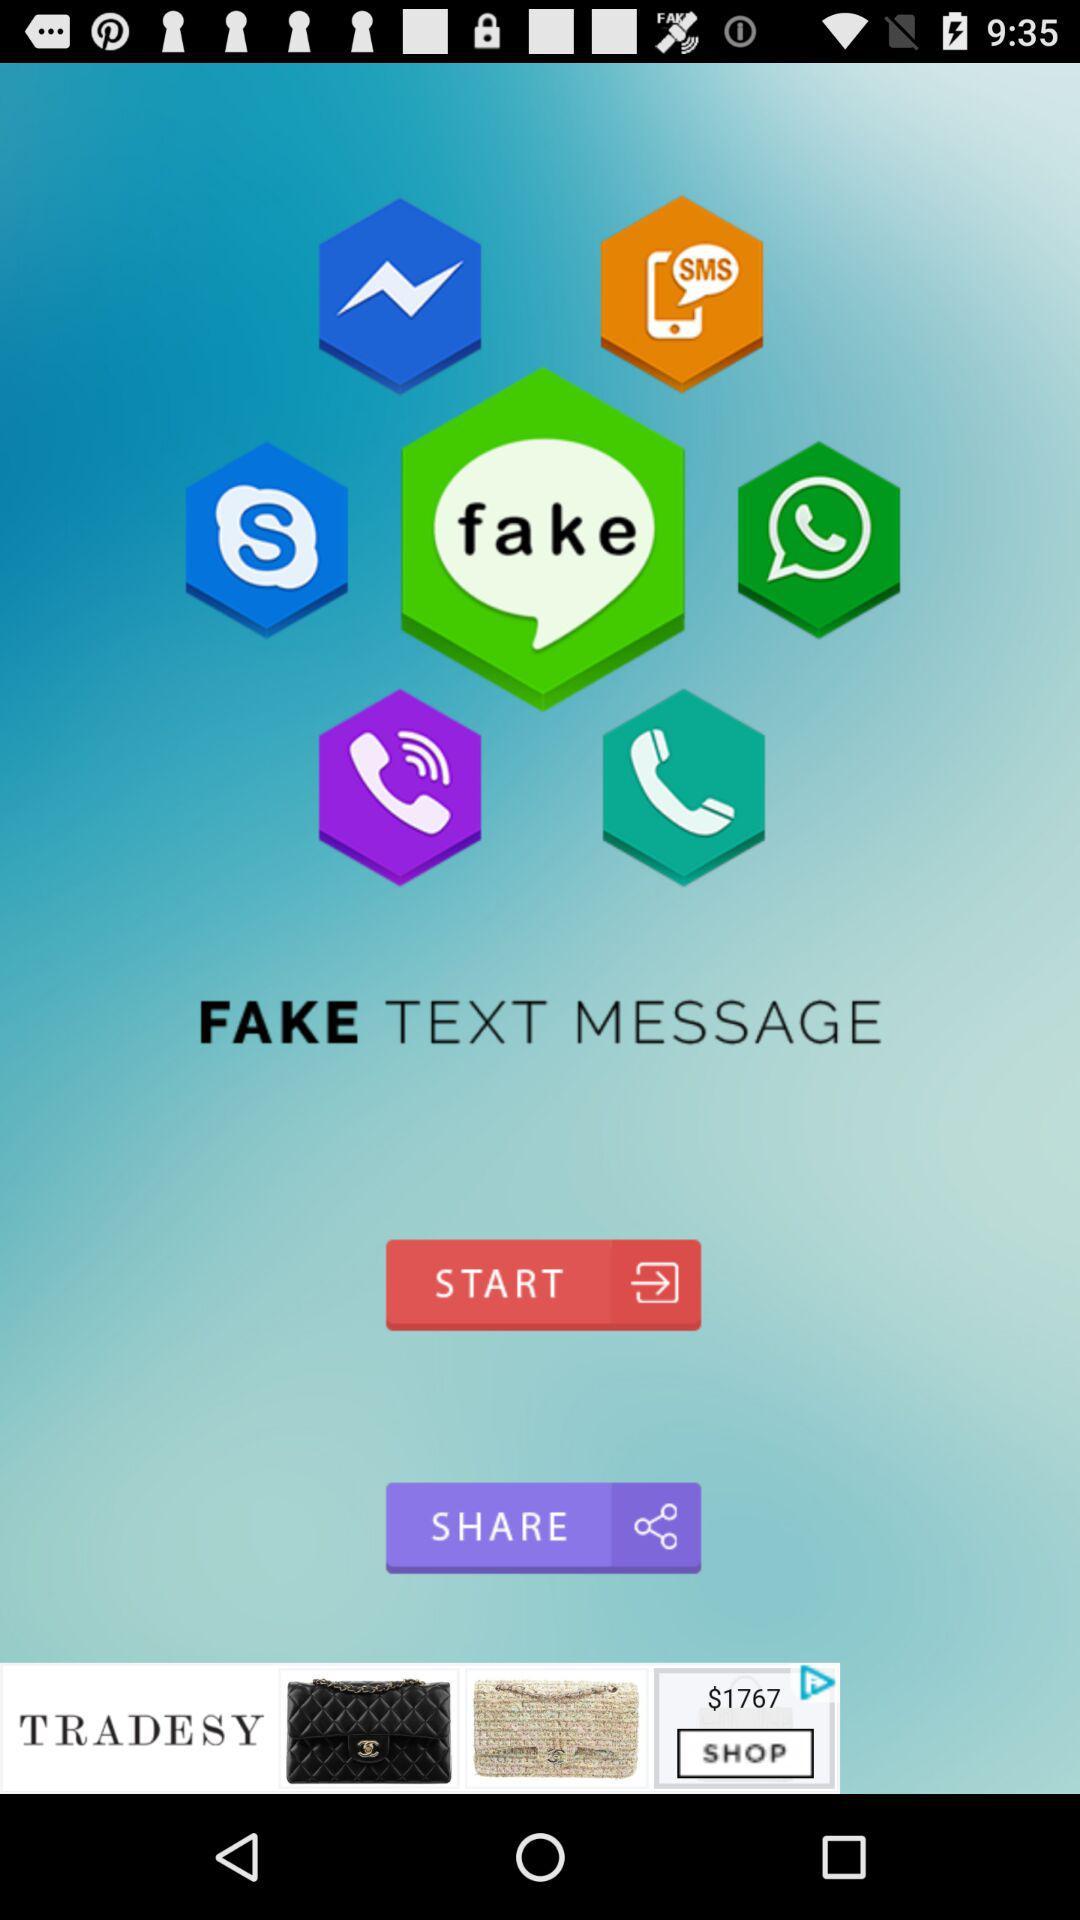 Image resolution: width=1080 pixels, height=1920 pixels. I want to click on the videocam icon, so click(540, 1635).